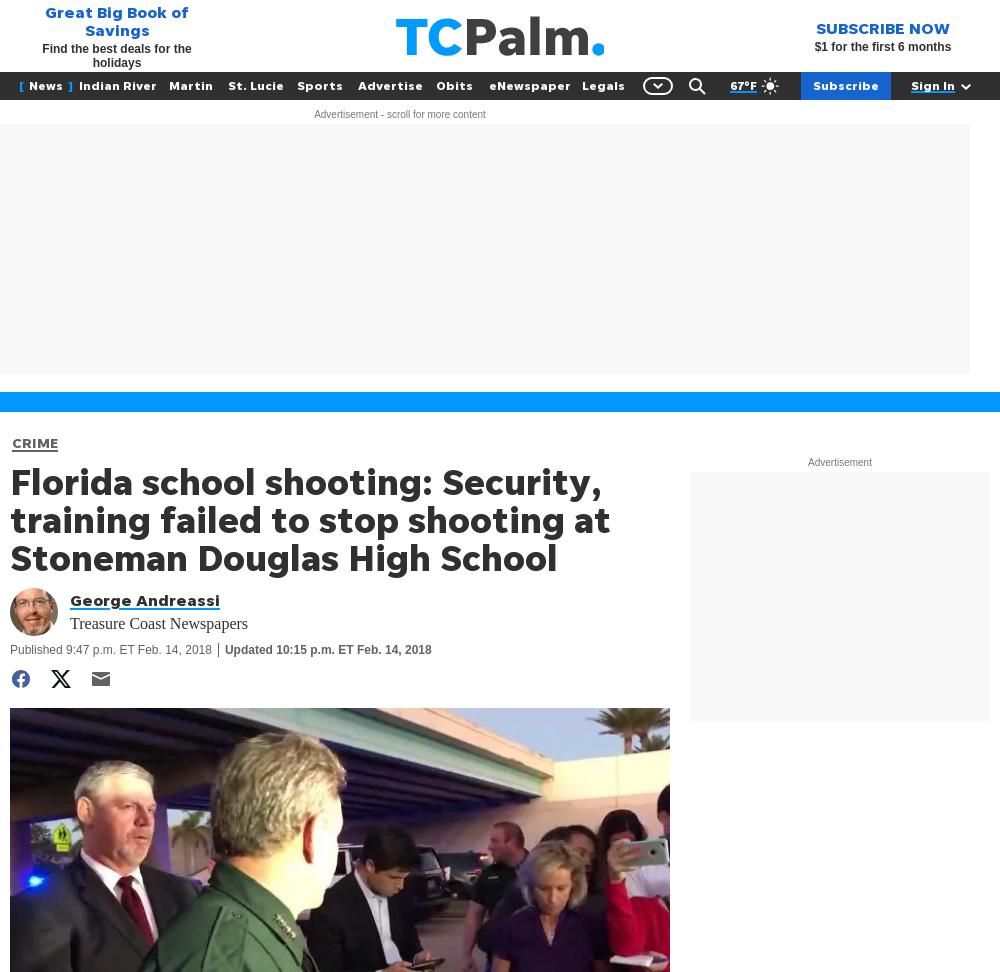  Describe the element at coordinates (145, 599) in the screenshot. I see `'George Andreassi'` at that location.